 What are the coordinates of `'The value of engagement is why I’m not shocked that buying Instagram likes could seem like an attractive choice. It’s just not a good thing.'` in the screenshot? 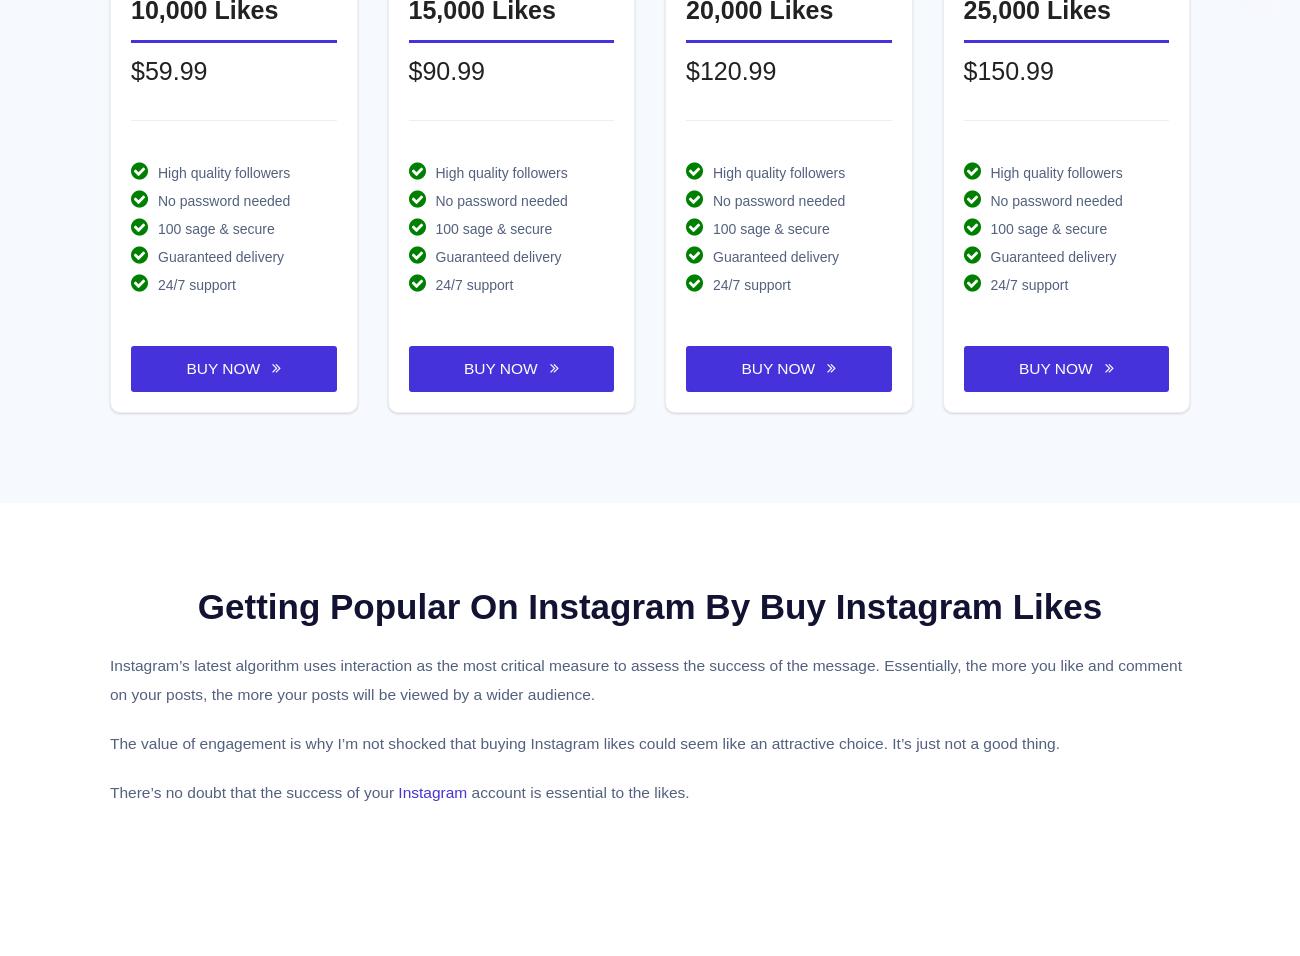 It's located at (108, 741).